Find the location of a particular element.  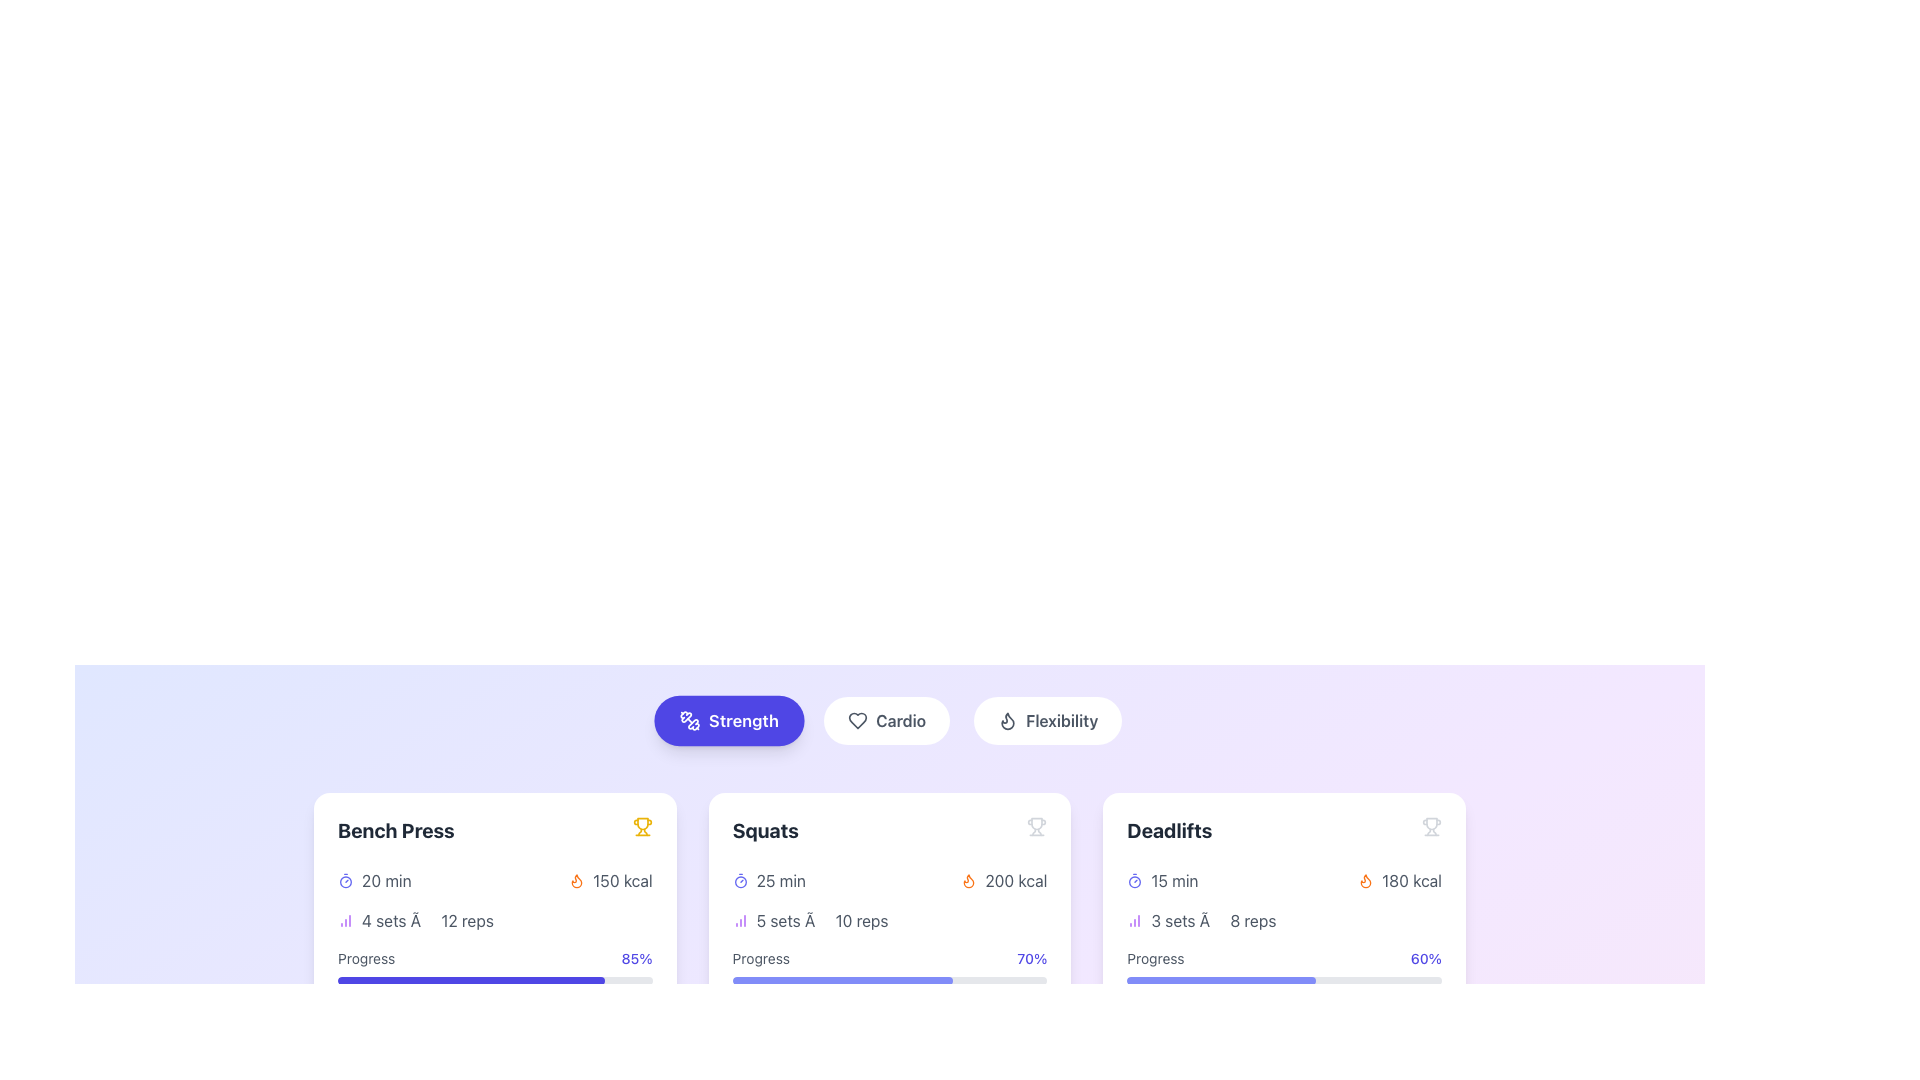

the calories burned icon located in the 'Deadlifts' section adjacent to the text '180 kcal' is located at coordinates (1365, 880).